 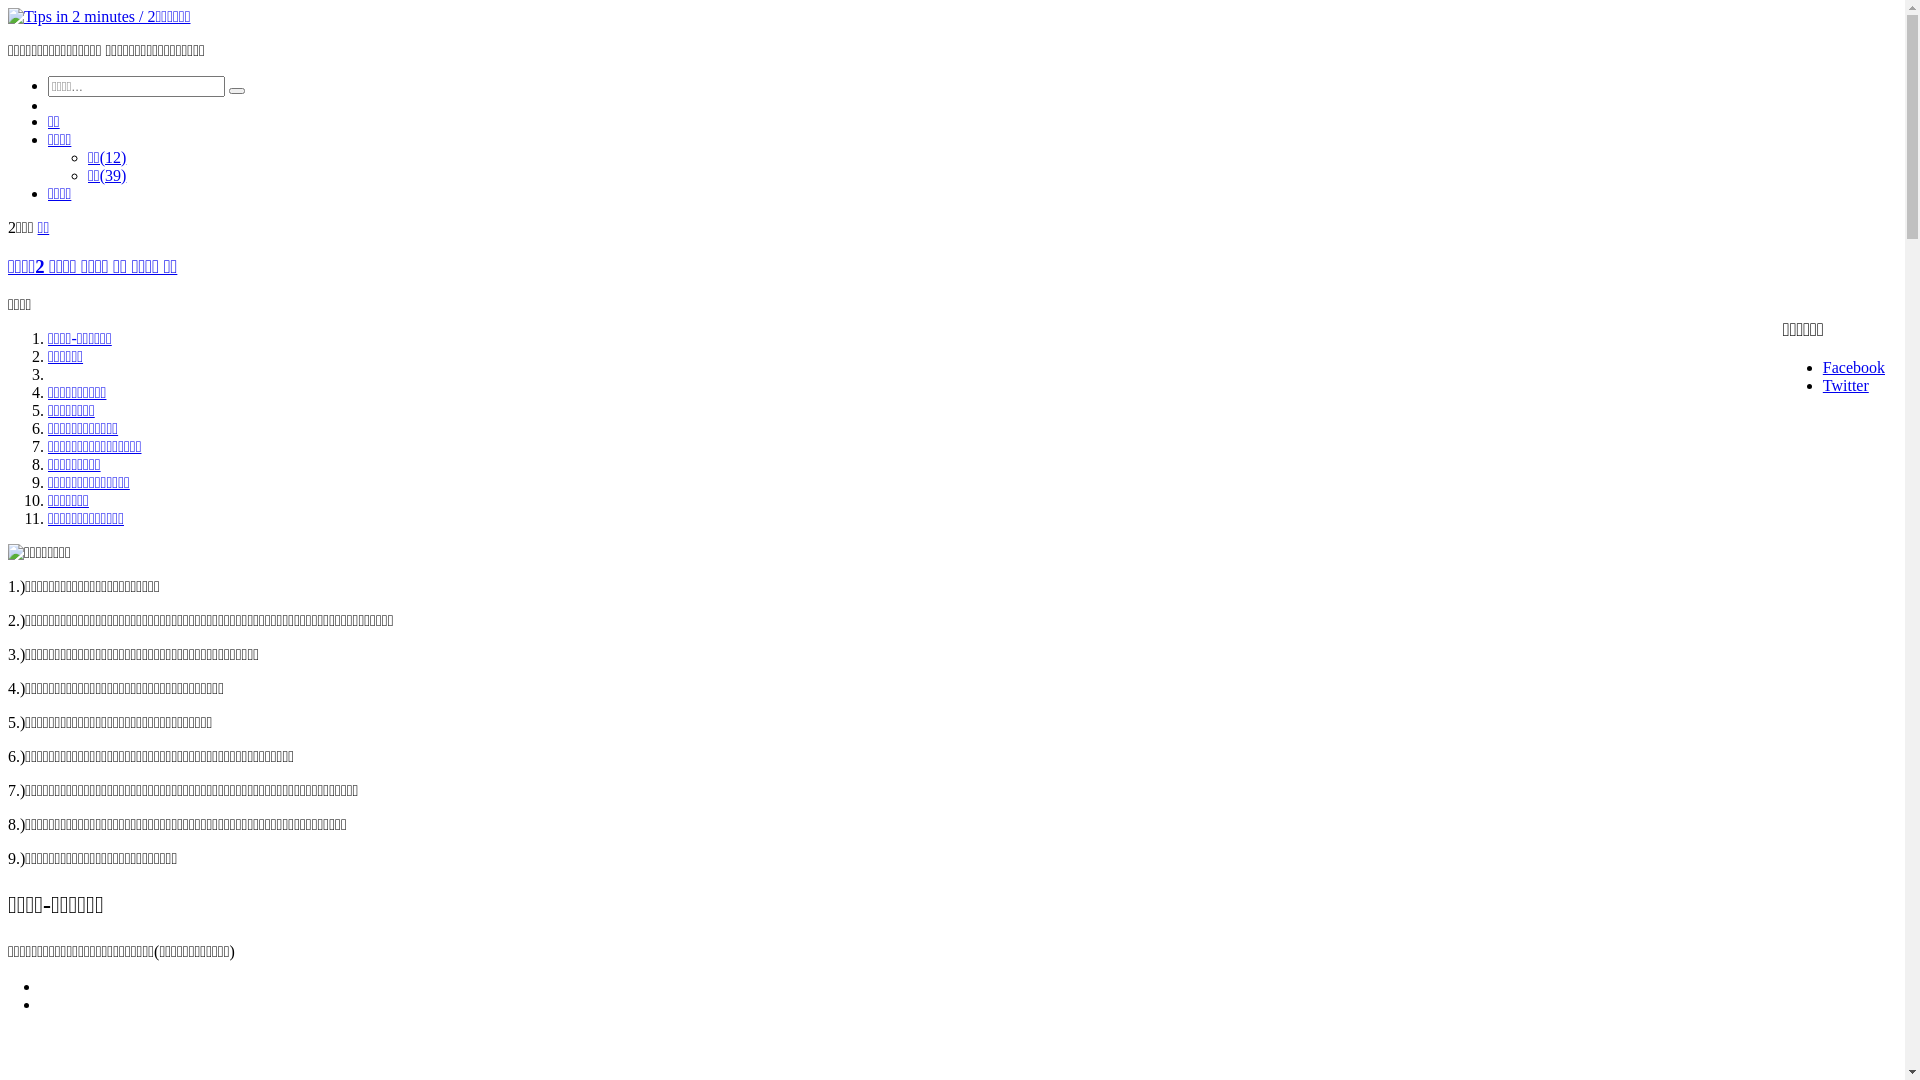 What do you see at coordinates (1845, 385) in the screenshot?
I see `'Twitter'` at bounding box center [1845, 385].